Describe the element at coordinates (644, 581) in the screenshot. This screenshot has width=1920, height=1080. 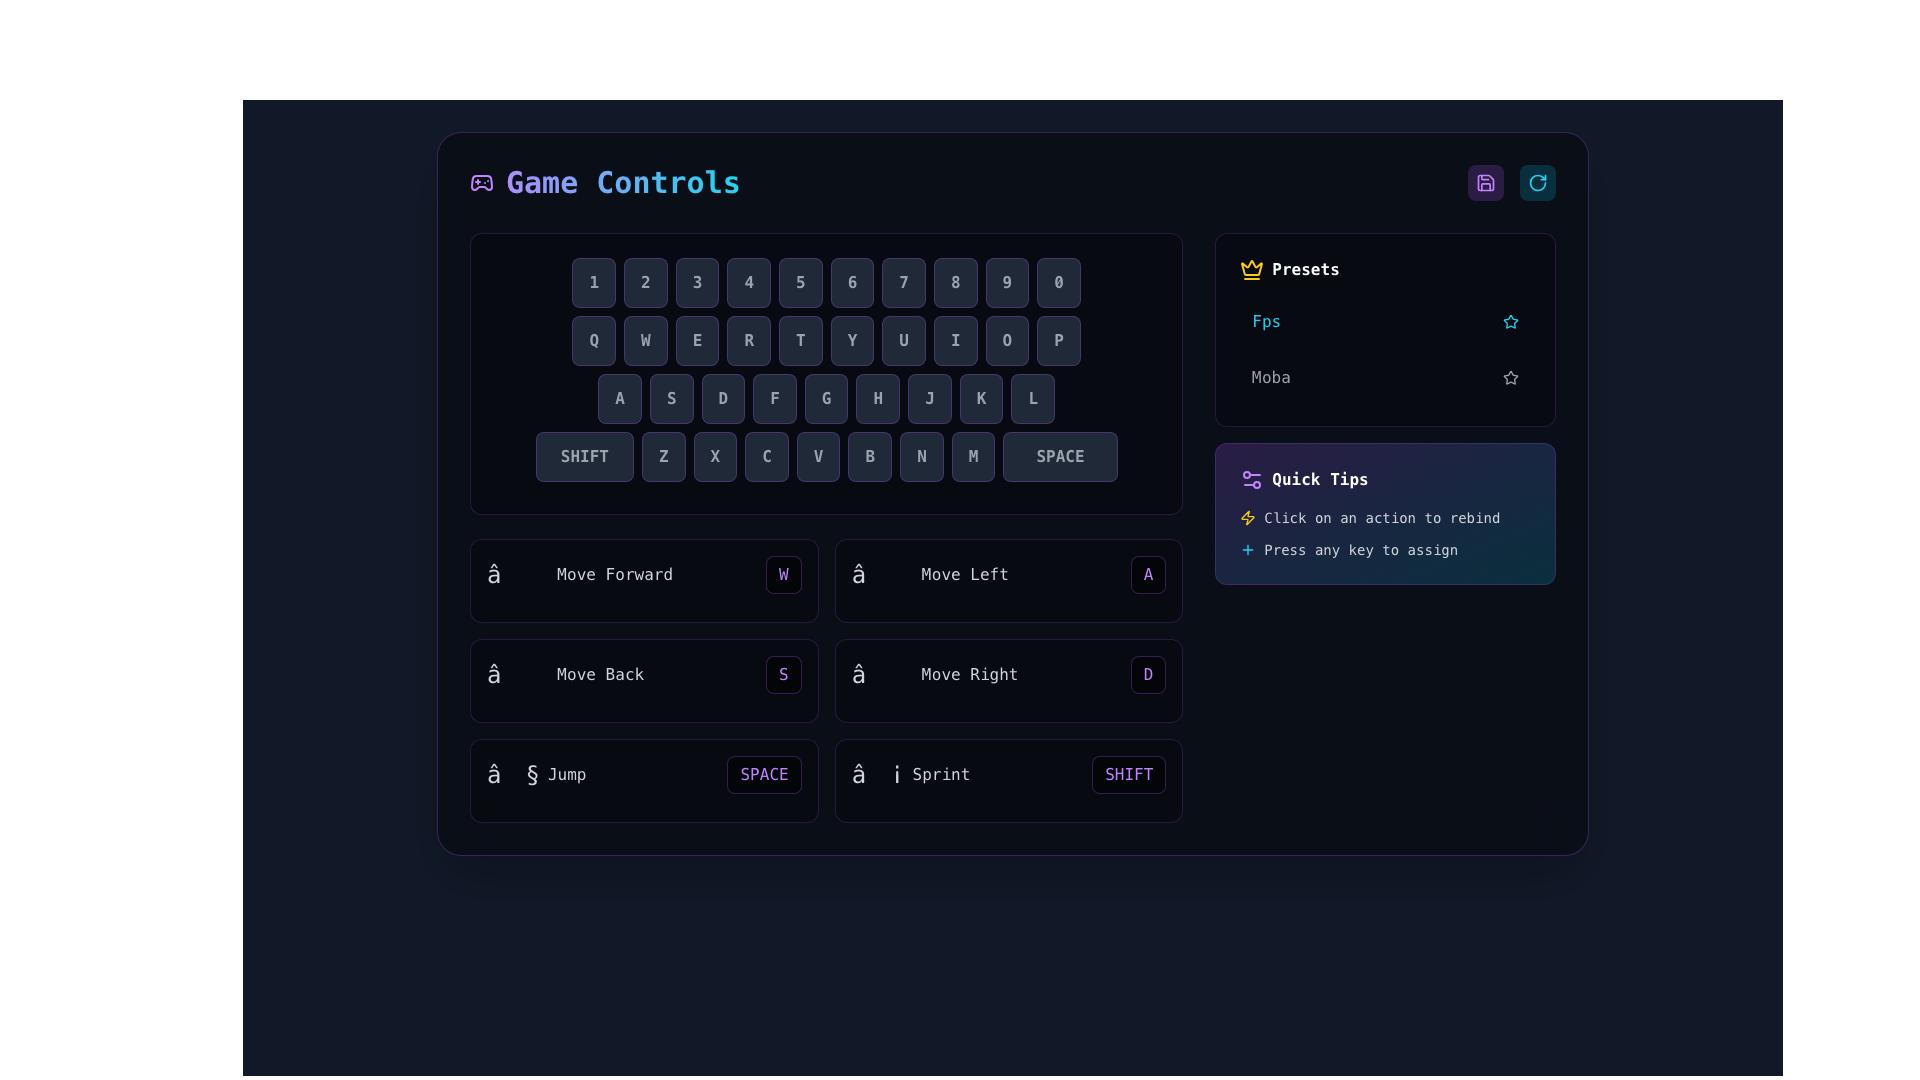
I see `the Interactive control display element titled 'Move Forward' with an upward arrow symbol and a keyboard key representation ('W'), styled with a purple outline, located in the upper-left section of the controls grid` at that location.